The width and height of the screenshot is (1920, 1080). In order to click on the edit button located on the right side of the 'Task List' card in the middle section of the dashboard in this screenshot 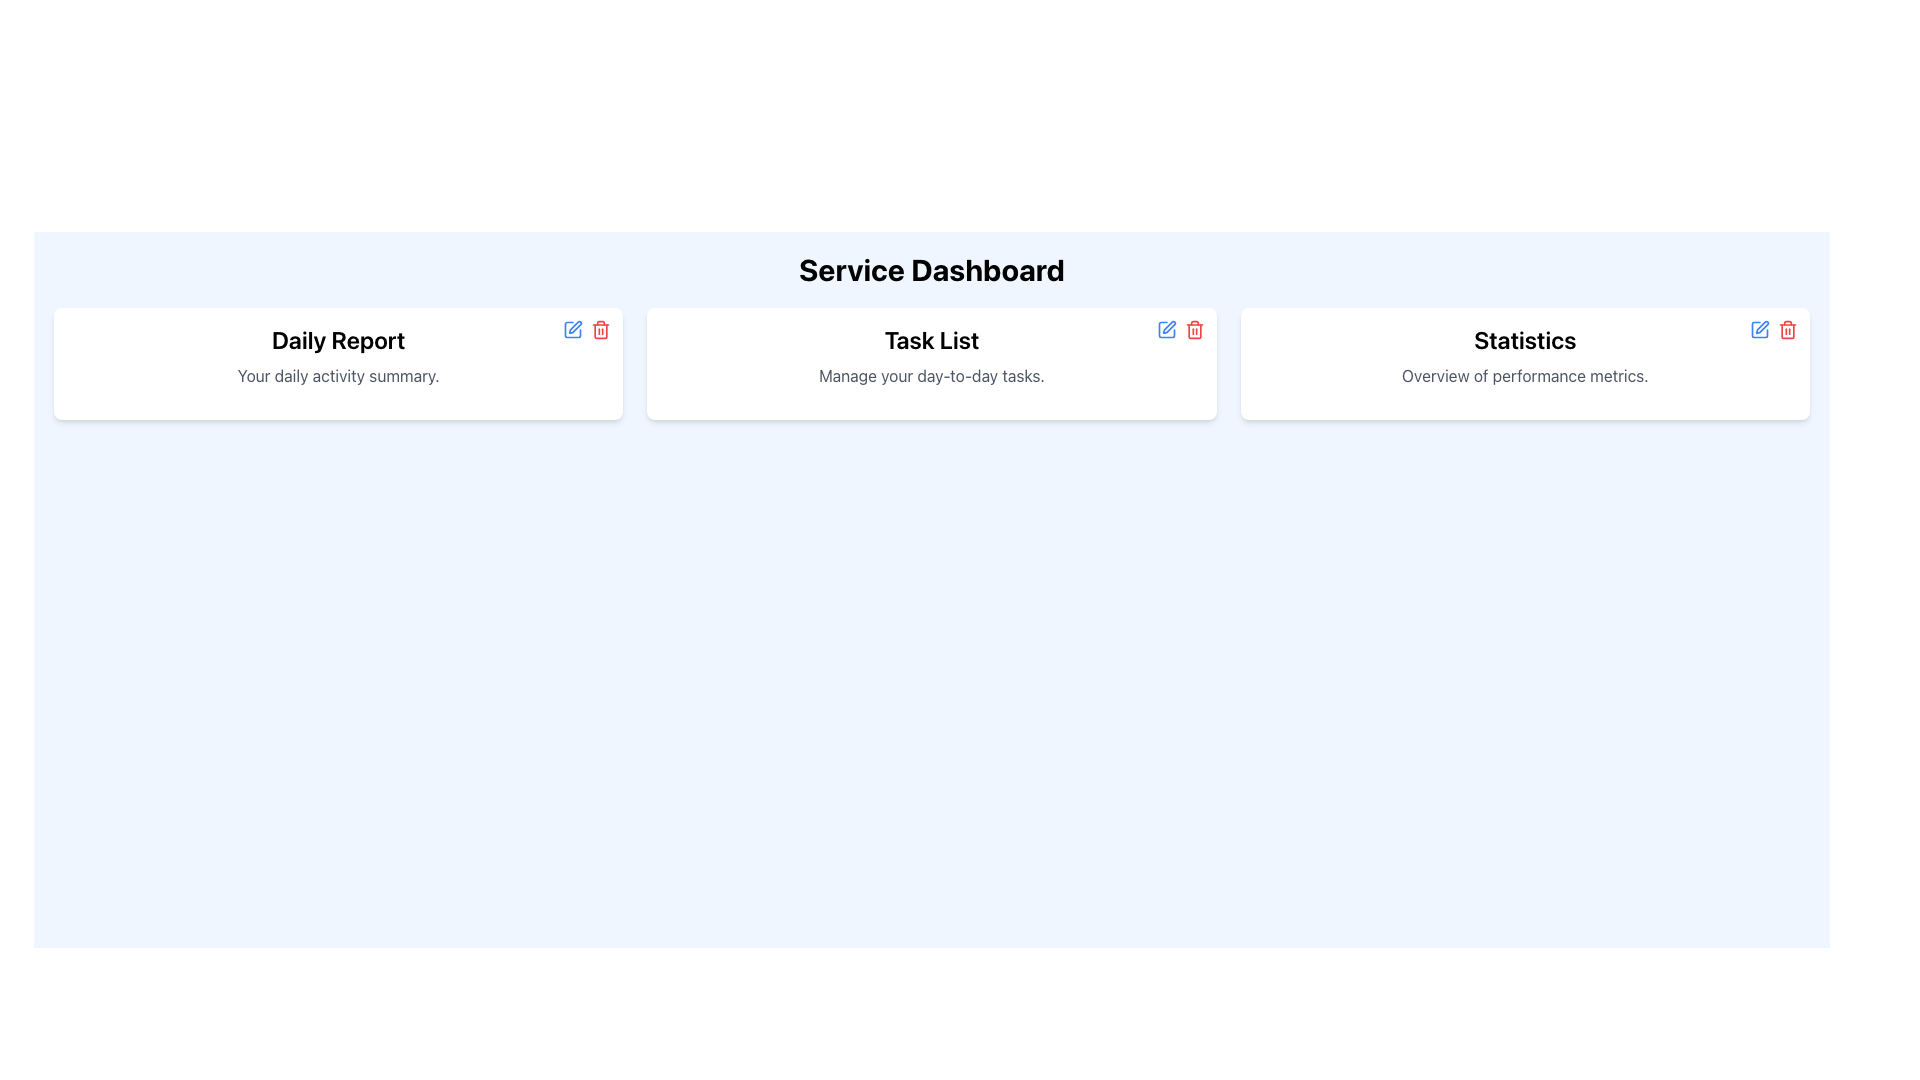, I will do `click(1166, 329)`.